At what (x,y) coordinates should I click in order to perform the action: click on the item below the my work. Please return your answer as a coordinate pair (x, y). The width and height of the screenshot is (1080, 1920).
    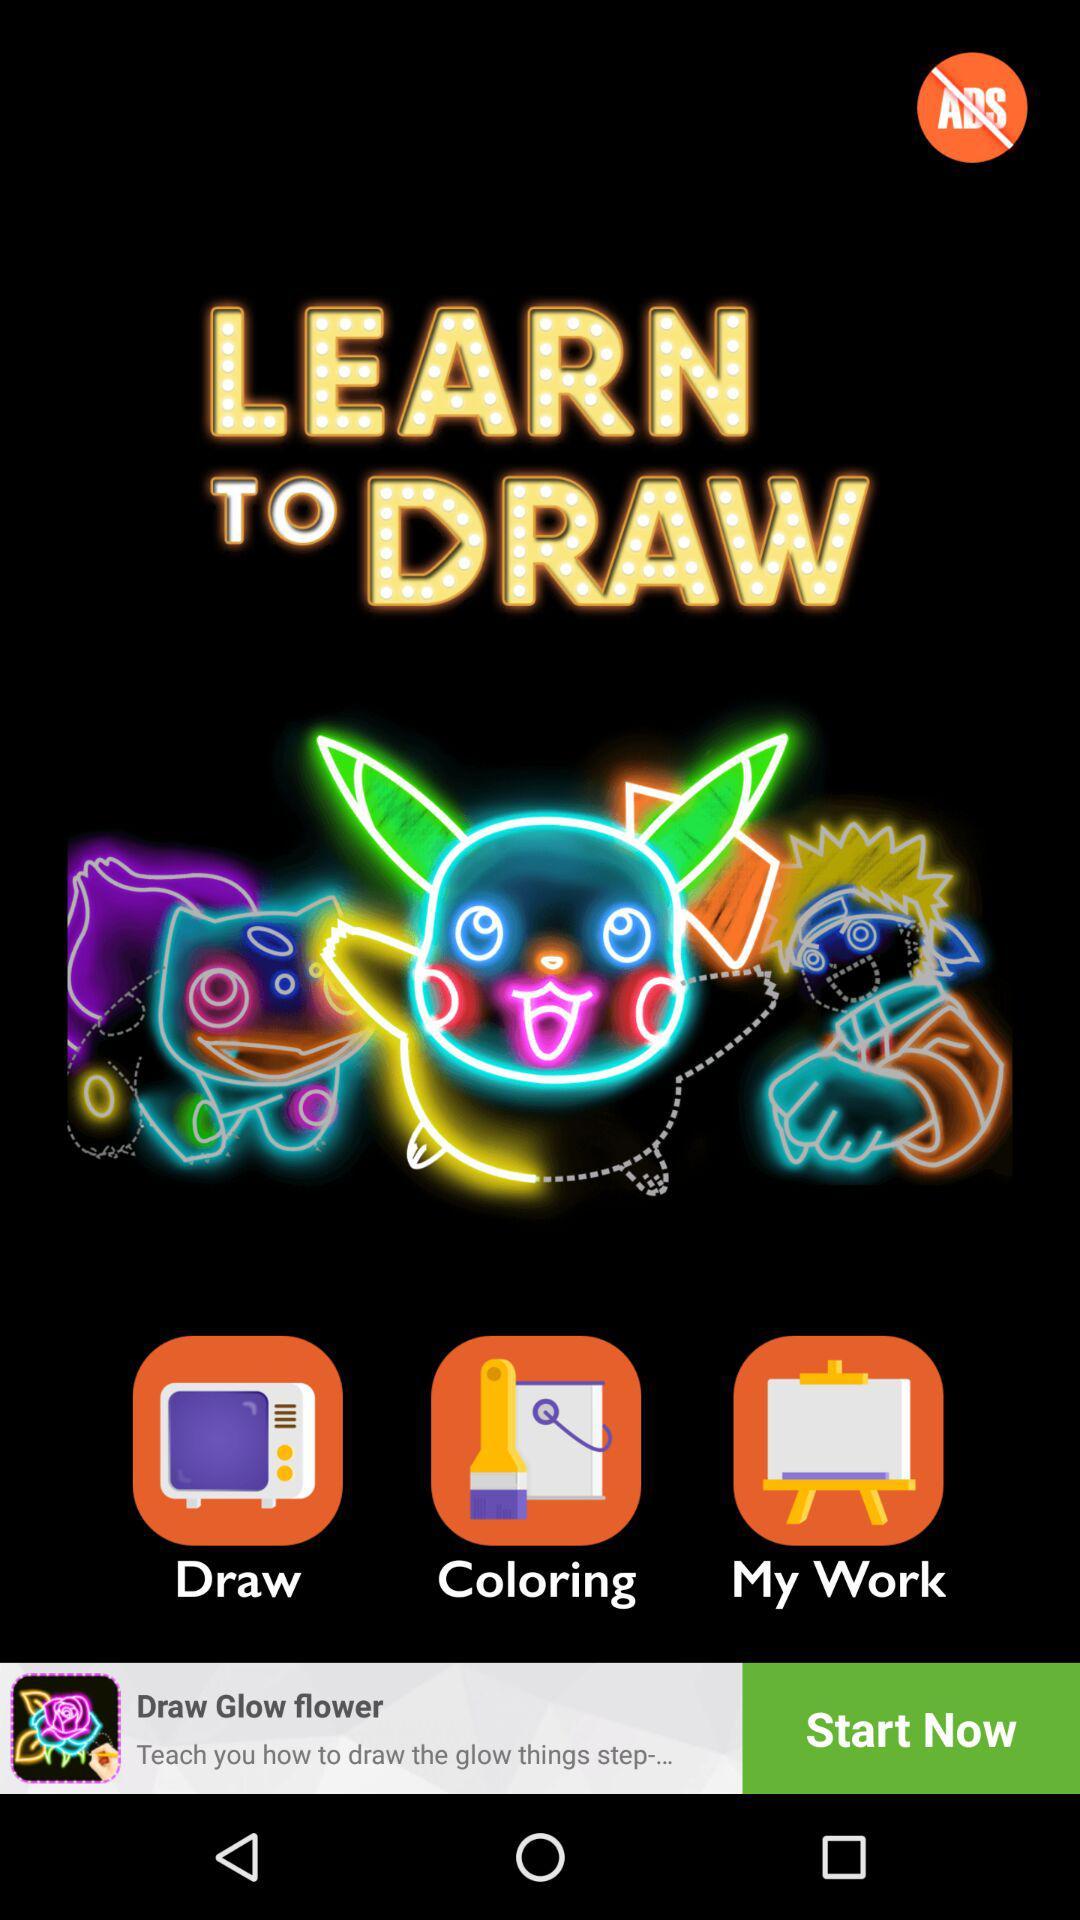
    Looking at the image, I should click on (911, 1727).